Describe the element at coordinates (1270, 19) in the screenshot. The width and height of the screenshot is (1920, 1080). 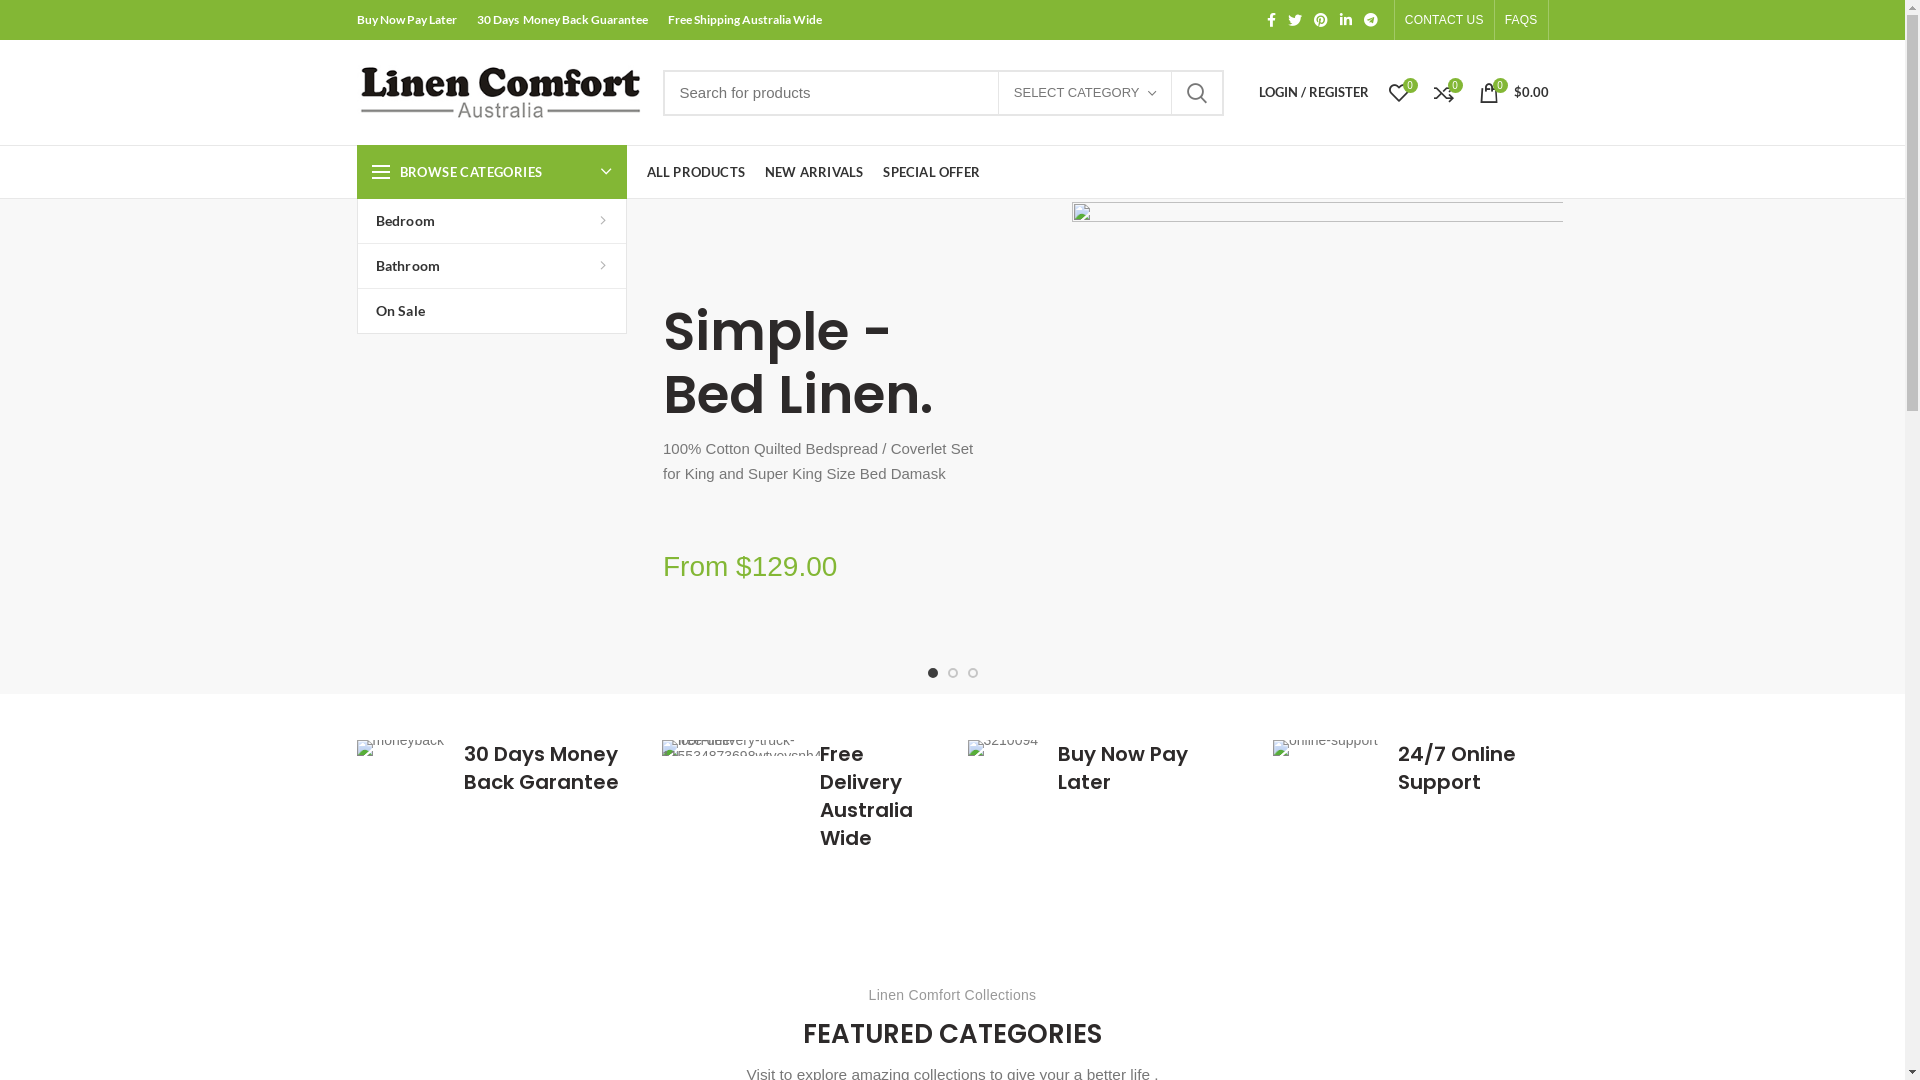
I see `'Facebook'` at that location.